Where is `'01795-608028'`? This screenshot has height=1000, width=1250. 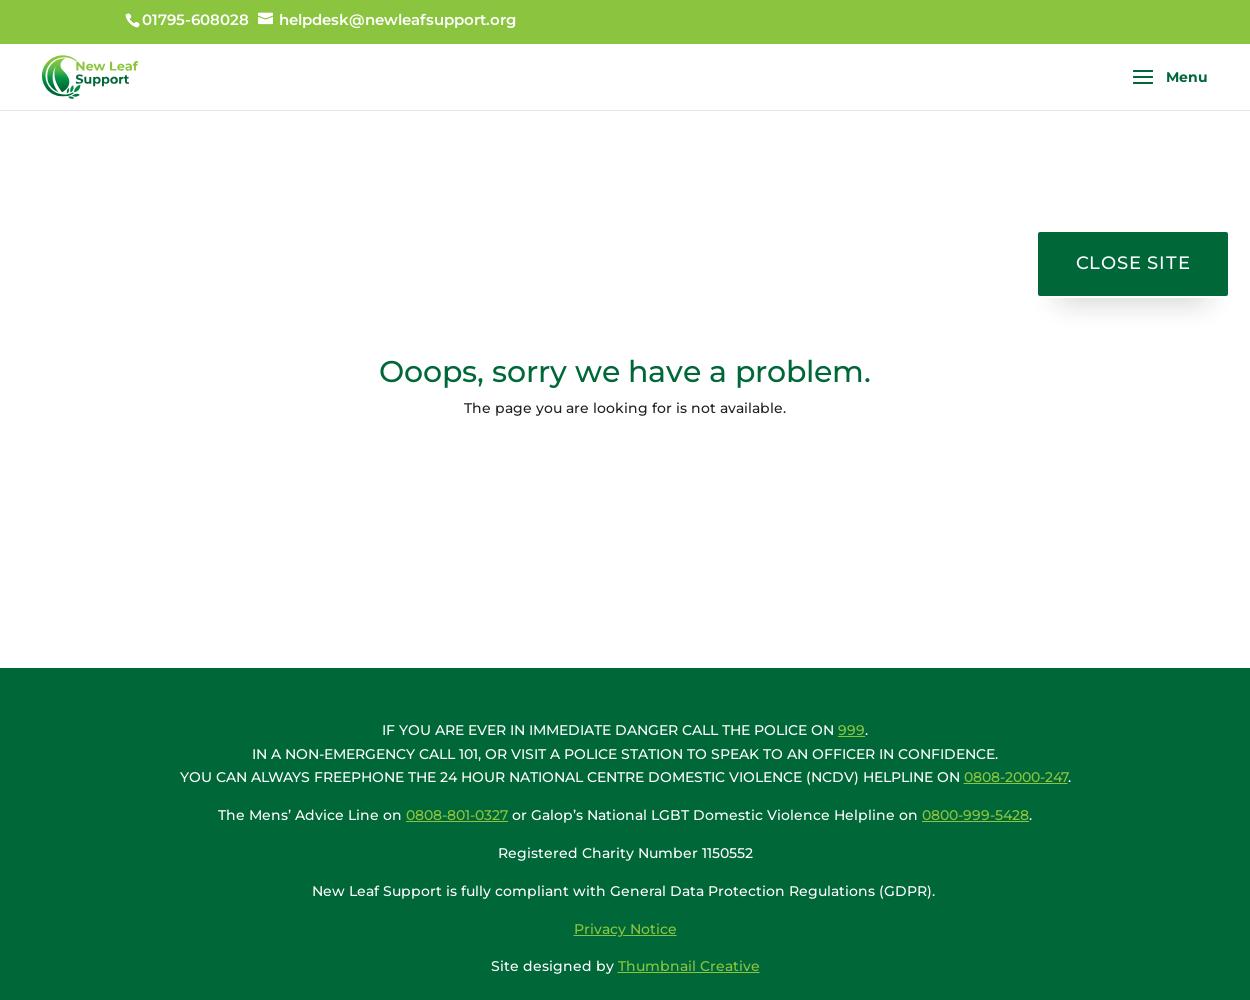 '01795-608028' is located at coordinates (194, 19).